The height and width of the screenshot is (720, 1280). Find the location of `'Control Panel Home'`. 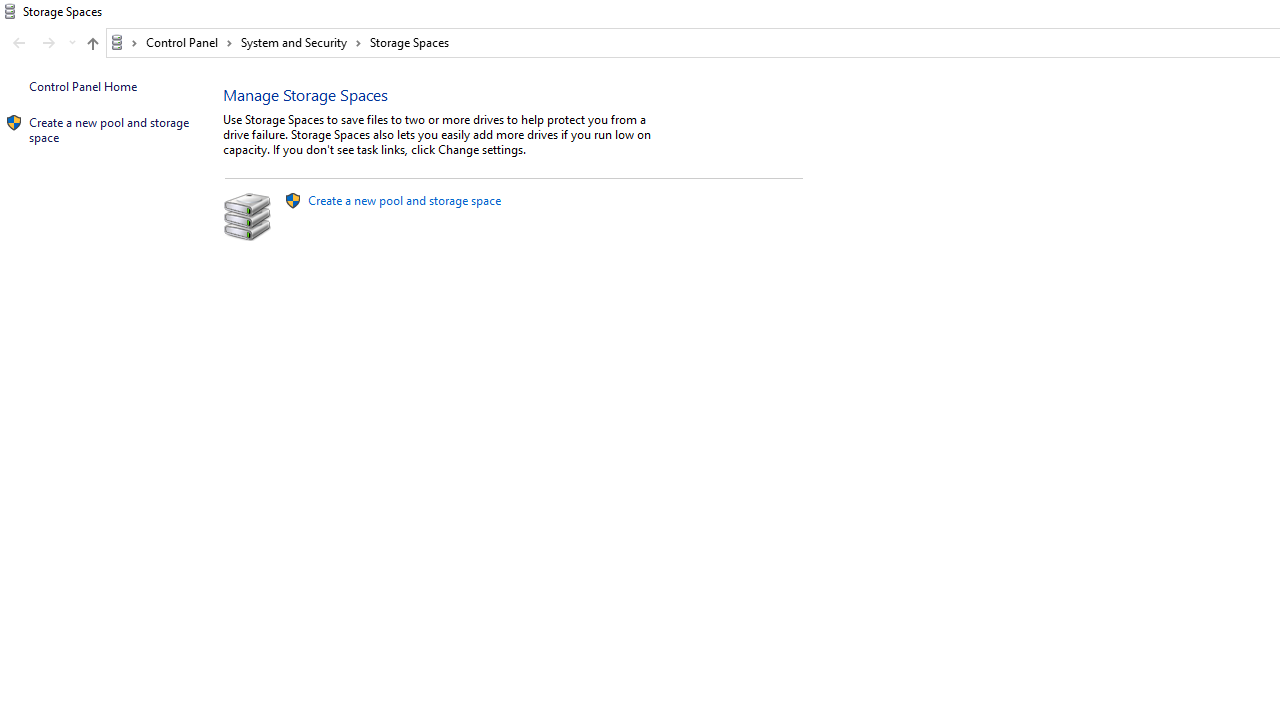

'Control Panel Home' is located at coordinates (82, 85).